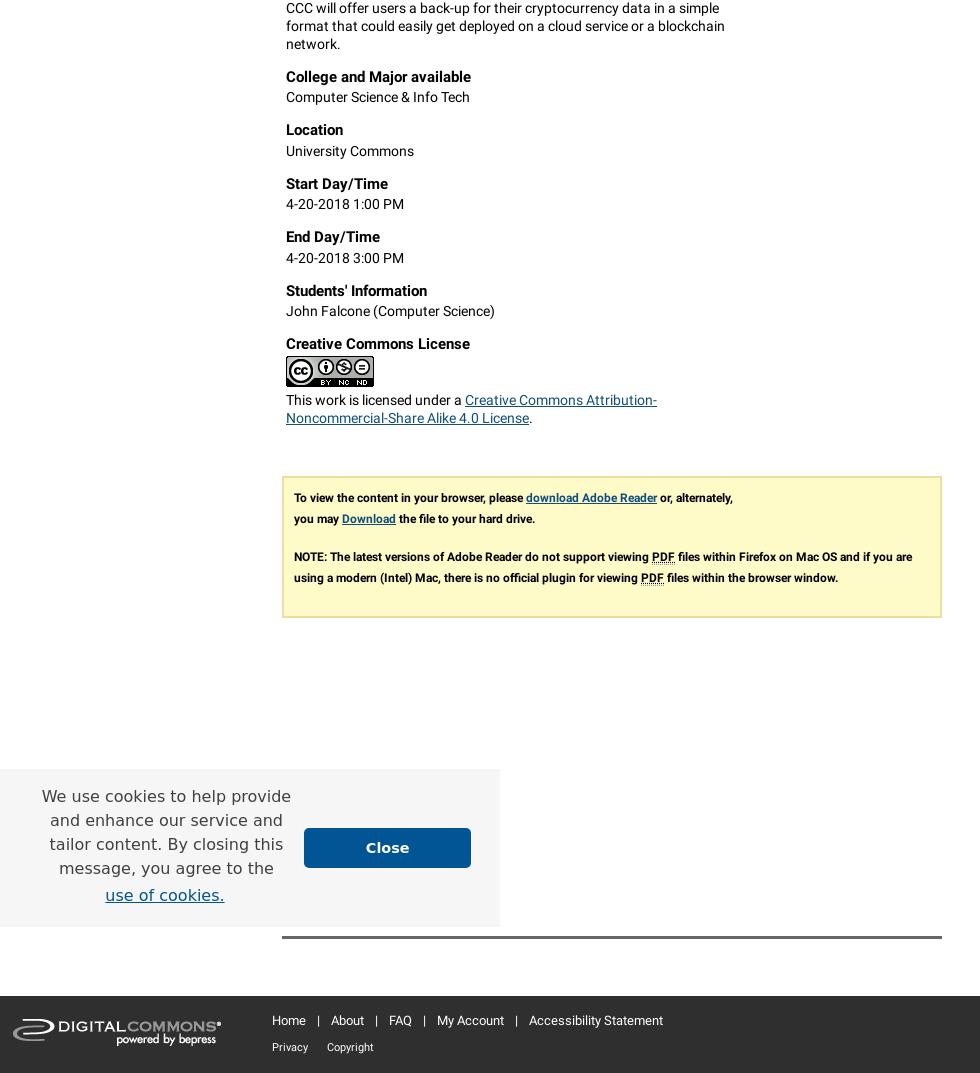 The width and height of the screenshot is (980, 1073). Describe the element at coordinates (327, 1046) in the screenshot. I see `'Copyright'` at that location.